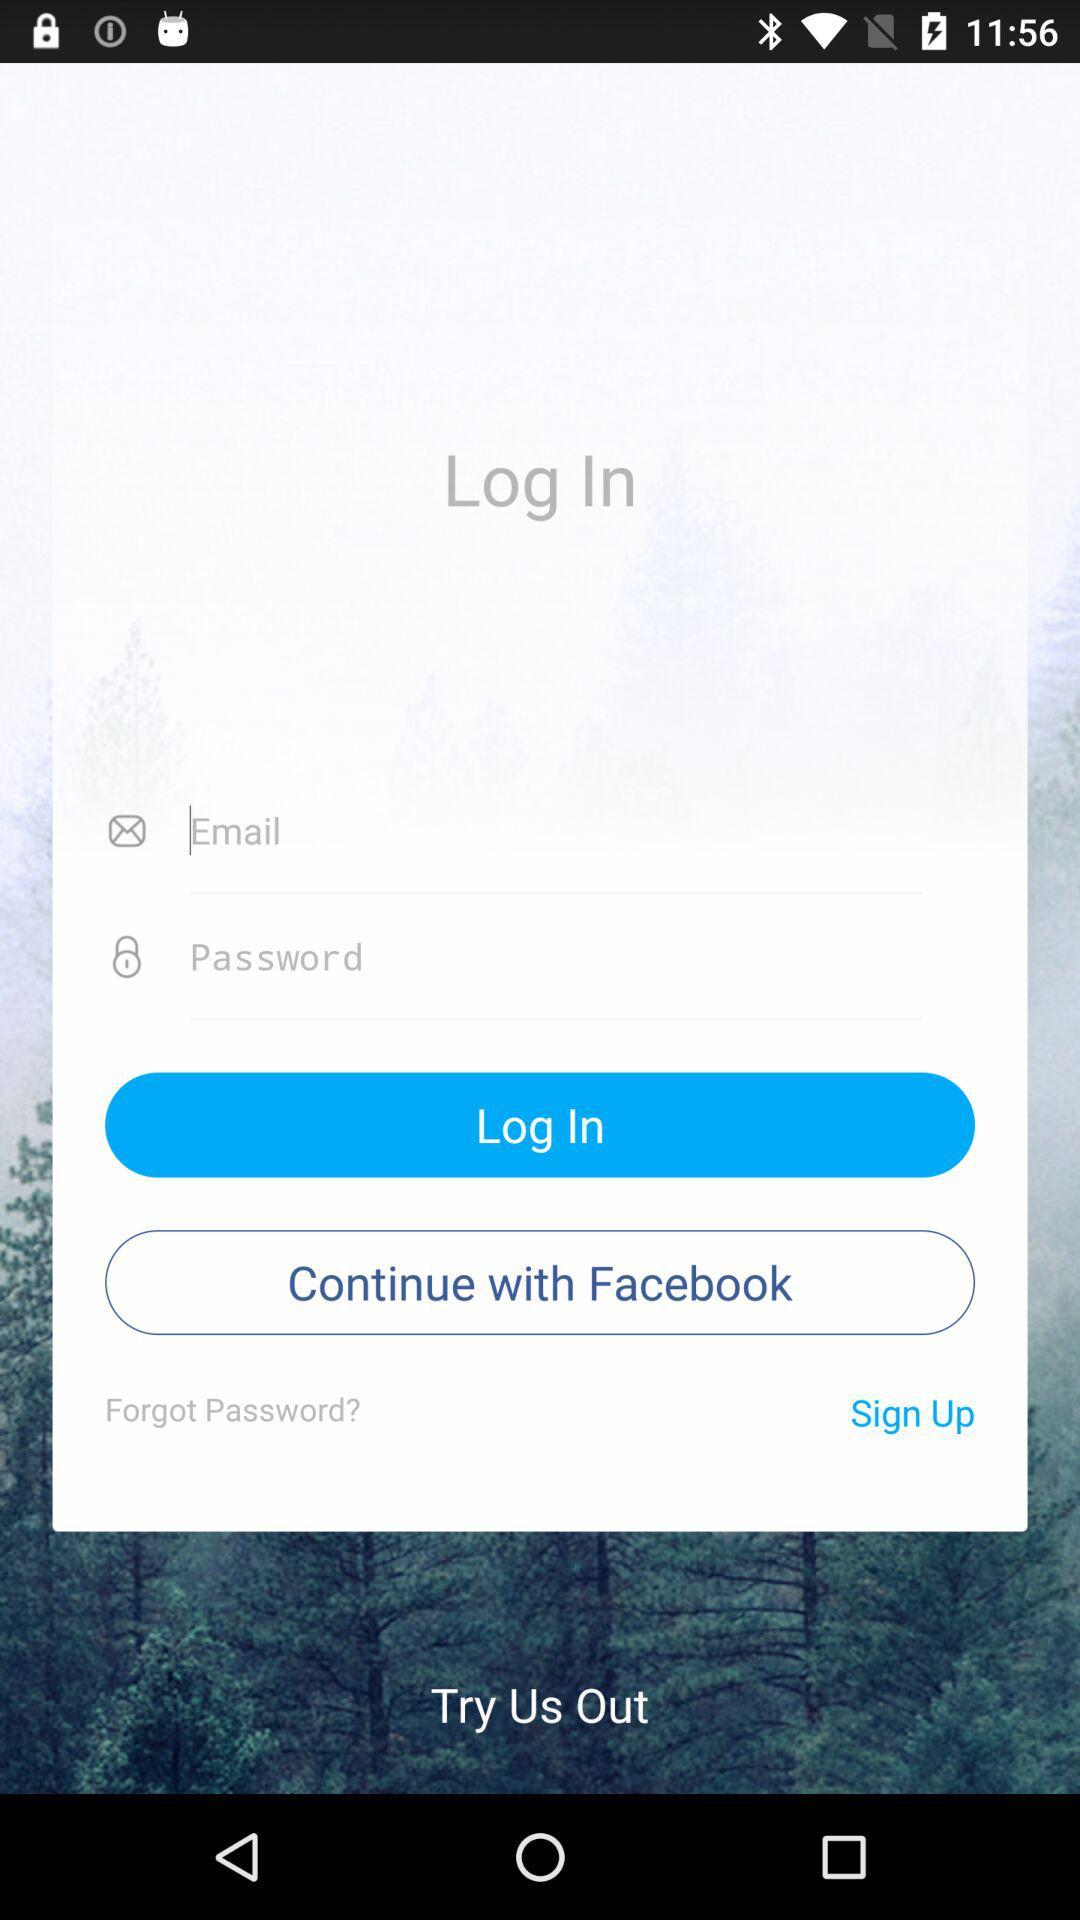 The width and height of the screenshot is (1080, 1920). I want to click on email address icon, so click(556, 830).